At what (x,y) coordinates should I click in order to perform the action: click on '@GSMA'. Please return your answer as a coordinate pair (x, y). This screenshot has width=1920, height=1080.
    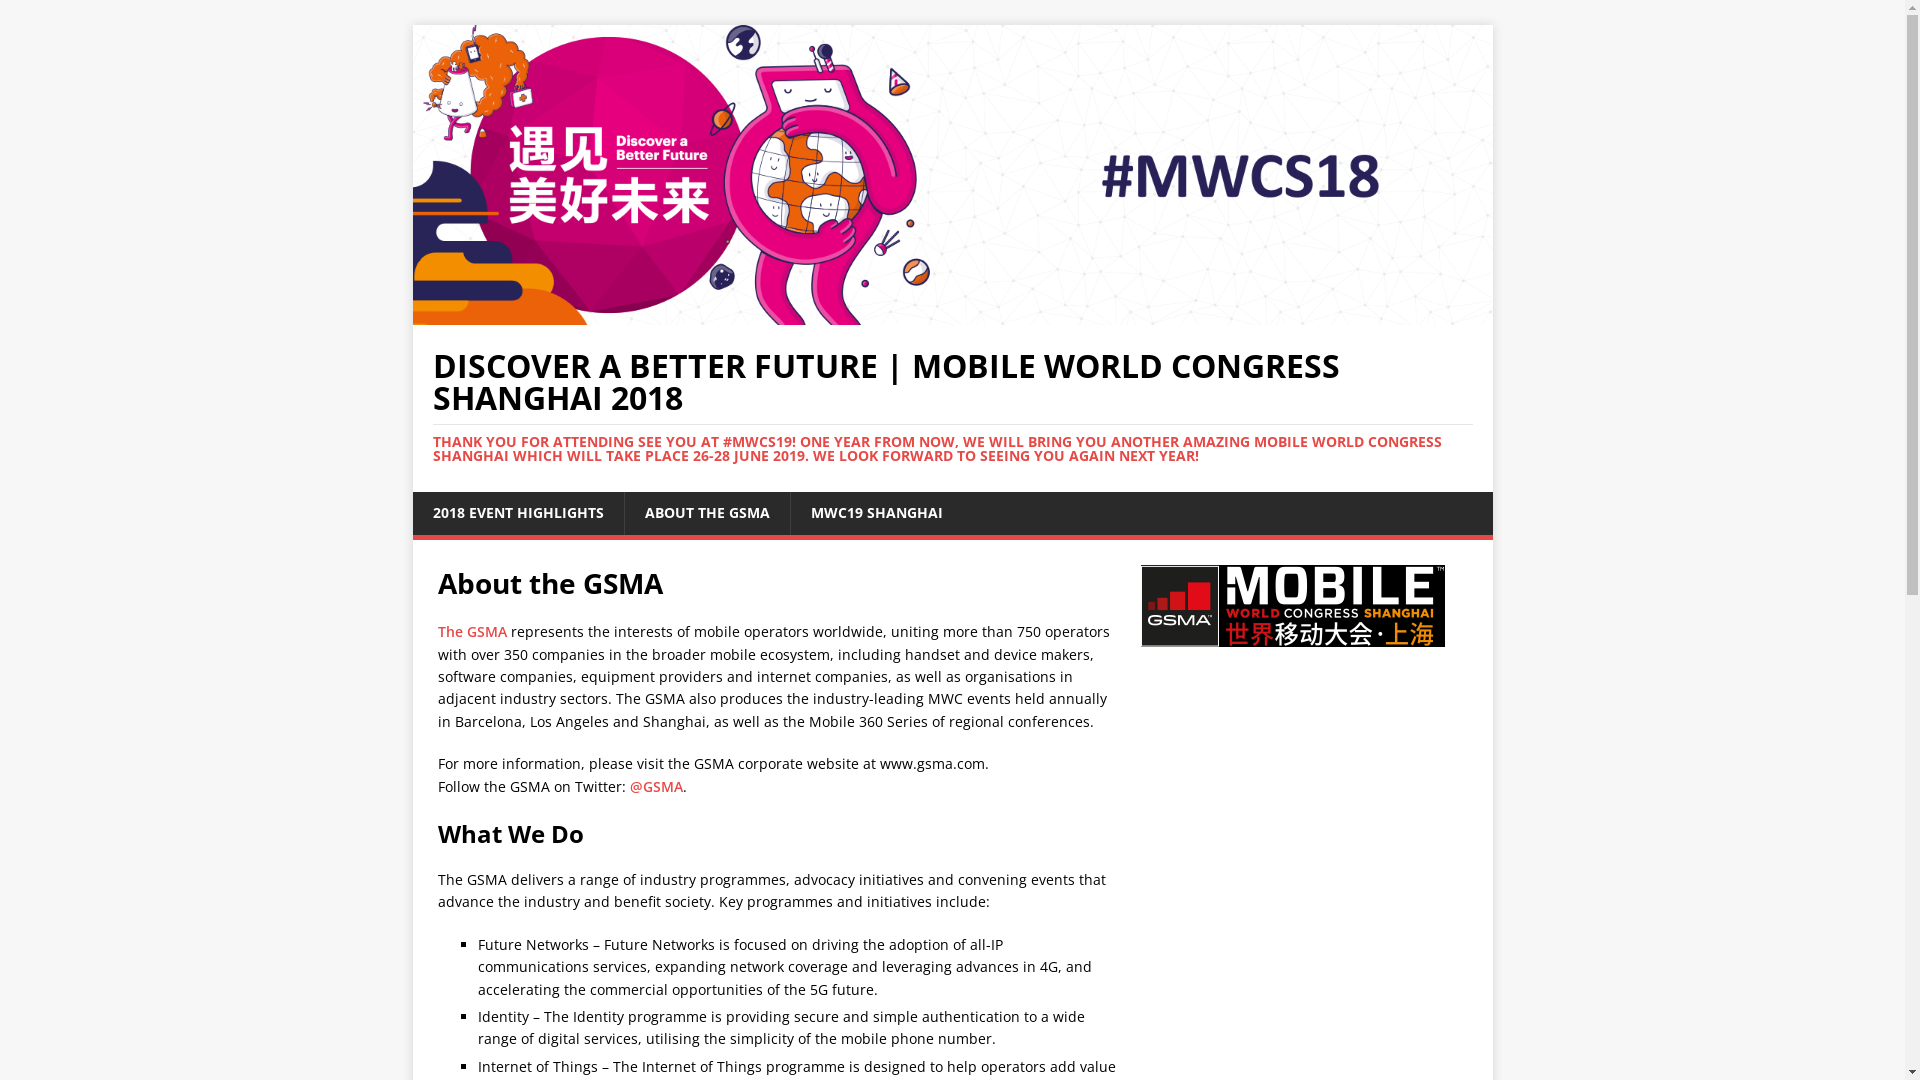
    Looking at the image, I should click on (656, 785).